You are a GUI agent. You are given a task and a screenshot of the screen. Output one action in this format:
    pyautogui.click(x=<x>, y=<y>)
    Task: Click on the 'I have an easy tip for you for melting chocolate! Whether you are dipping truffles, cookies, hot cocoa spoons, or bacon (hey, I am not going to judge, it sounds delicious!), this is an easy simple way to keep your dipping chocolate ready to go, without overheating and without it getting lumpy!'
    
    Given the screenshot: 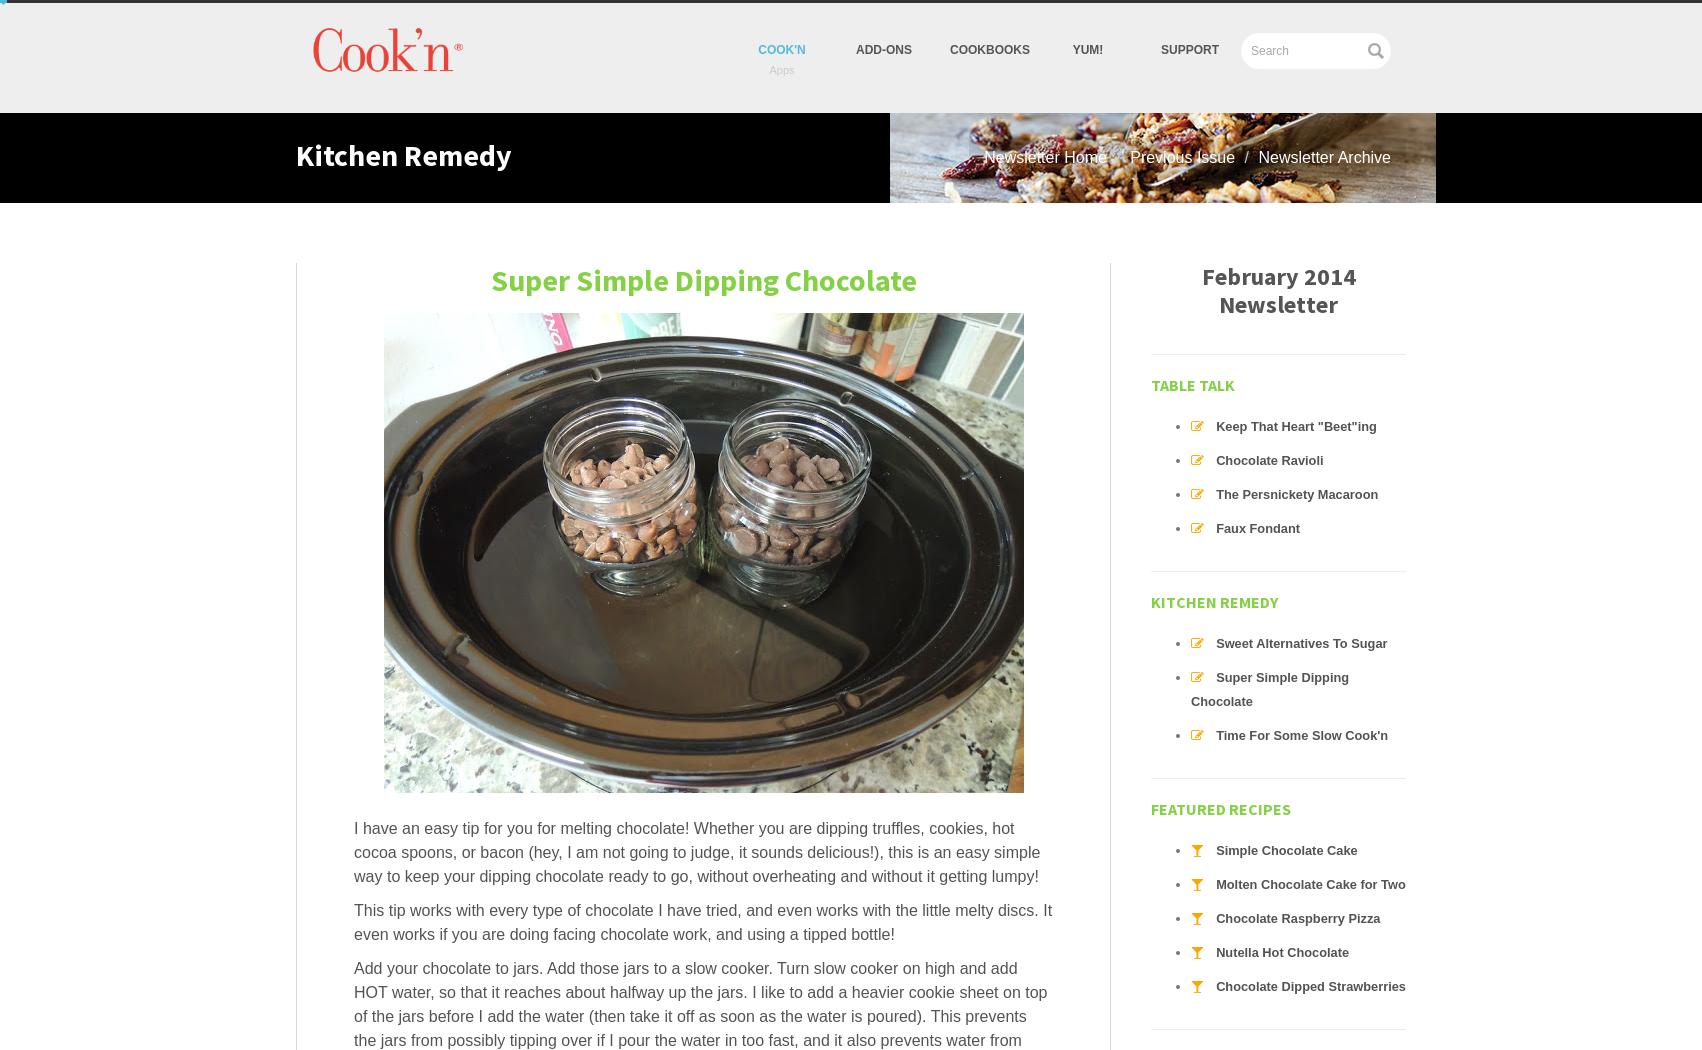 What is the action you would take?
    pyautogui.click(x=696, y=852)
    